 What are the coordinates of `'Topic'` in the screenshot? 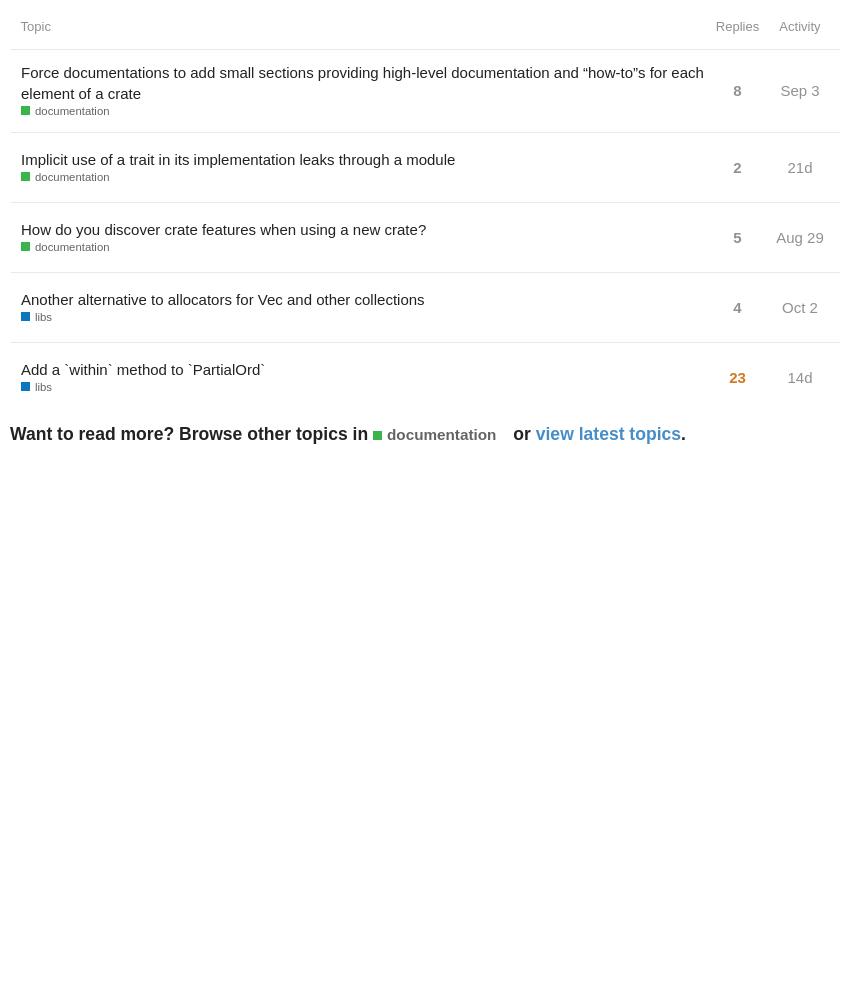 It's located at (34, 26).